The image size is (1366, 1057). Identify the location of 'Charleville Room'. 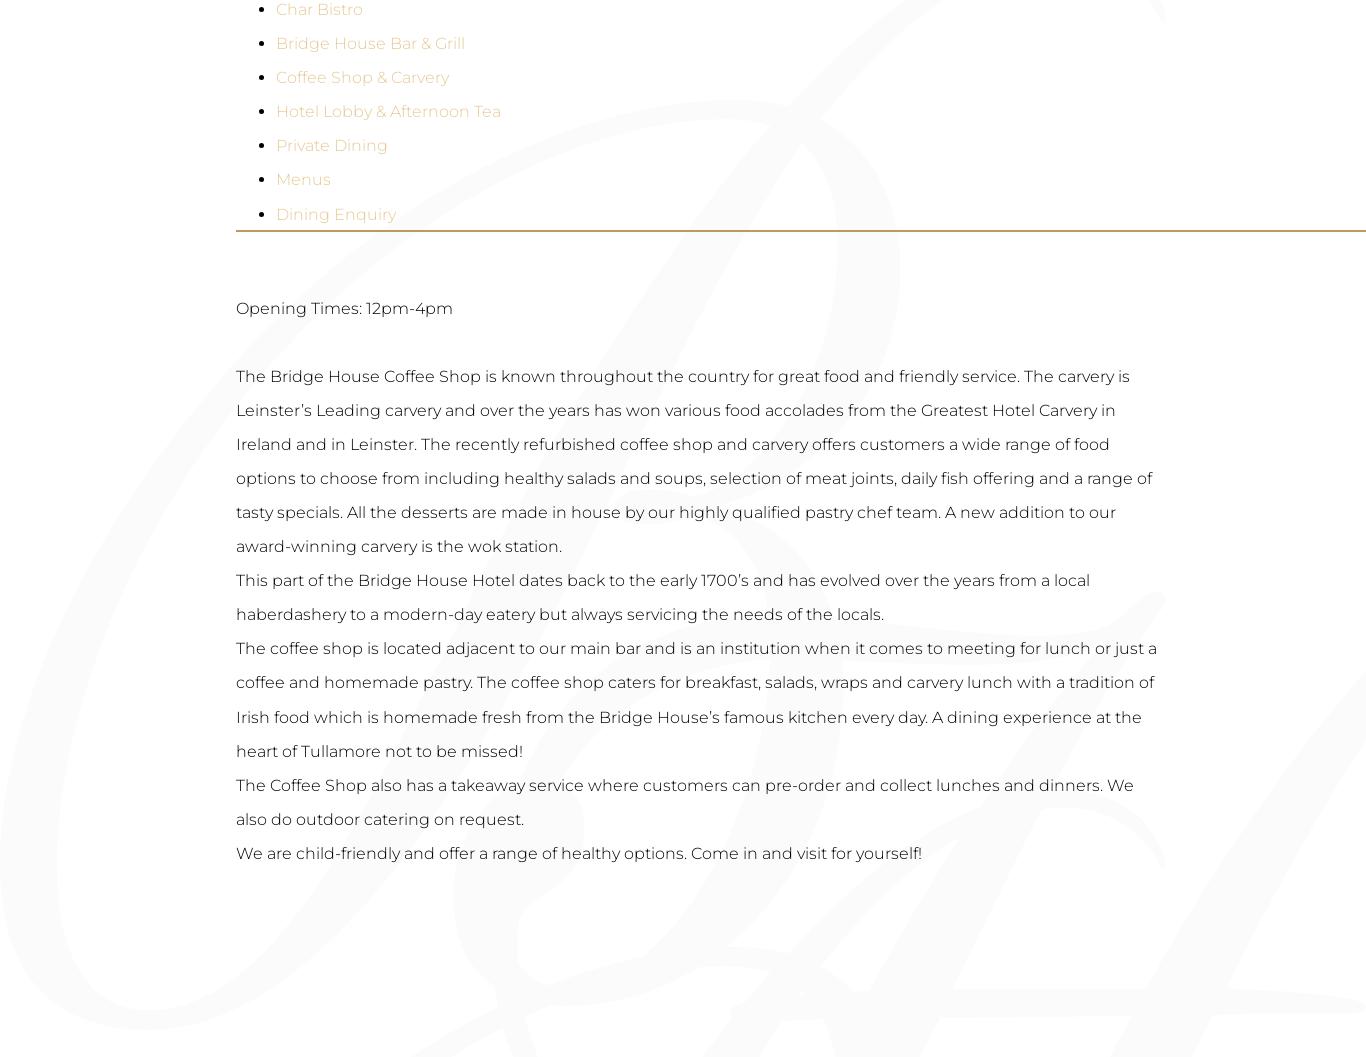
(277, 158).